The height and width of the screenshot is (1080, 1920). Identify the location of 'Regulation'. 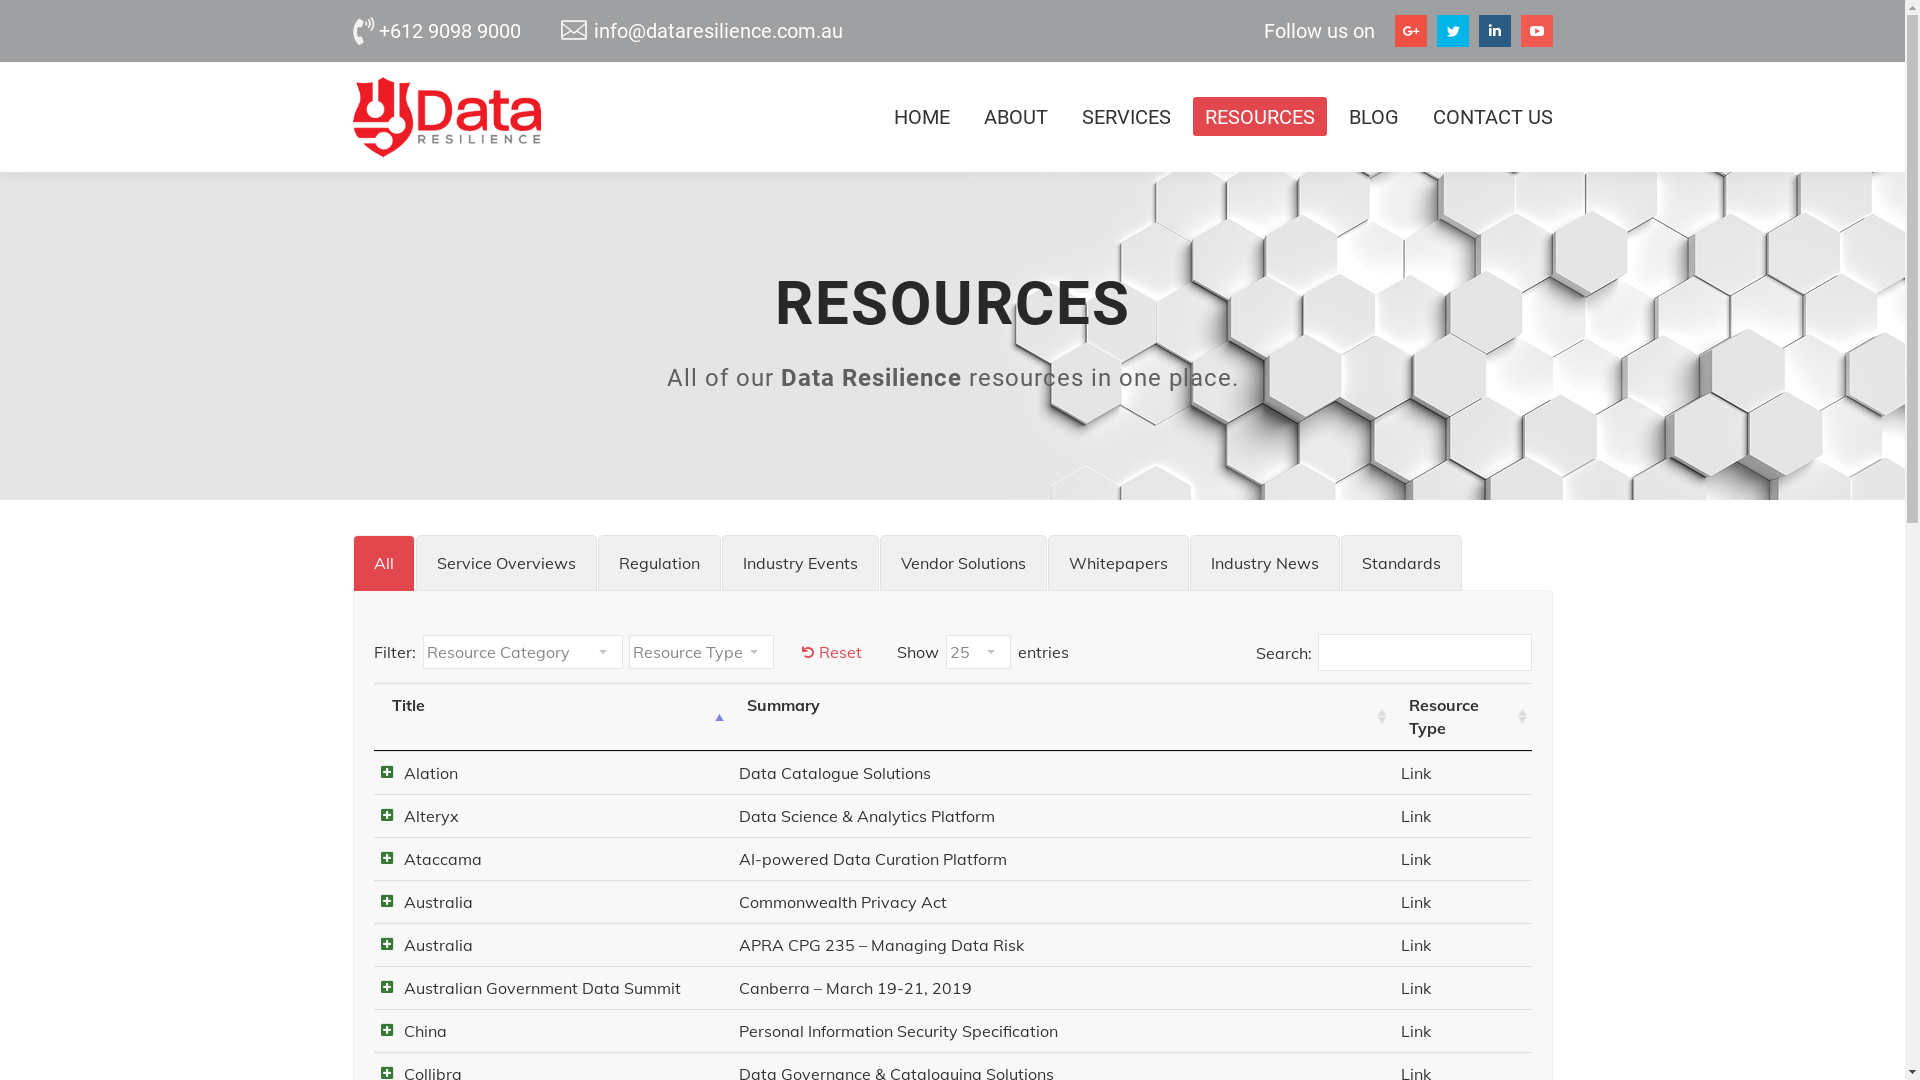
(659, 563).